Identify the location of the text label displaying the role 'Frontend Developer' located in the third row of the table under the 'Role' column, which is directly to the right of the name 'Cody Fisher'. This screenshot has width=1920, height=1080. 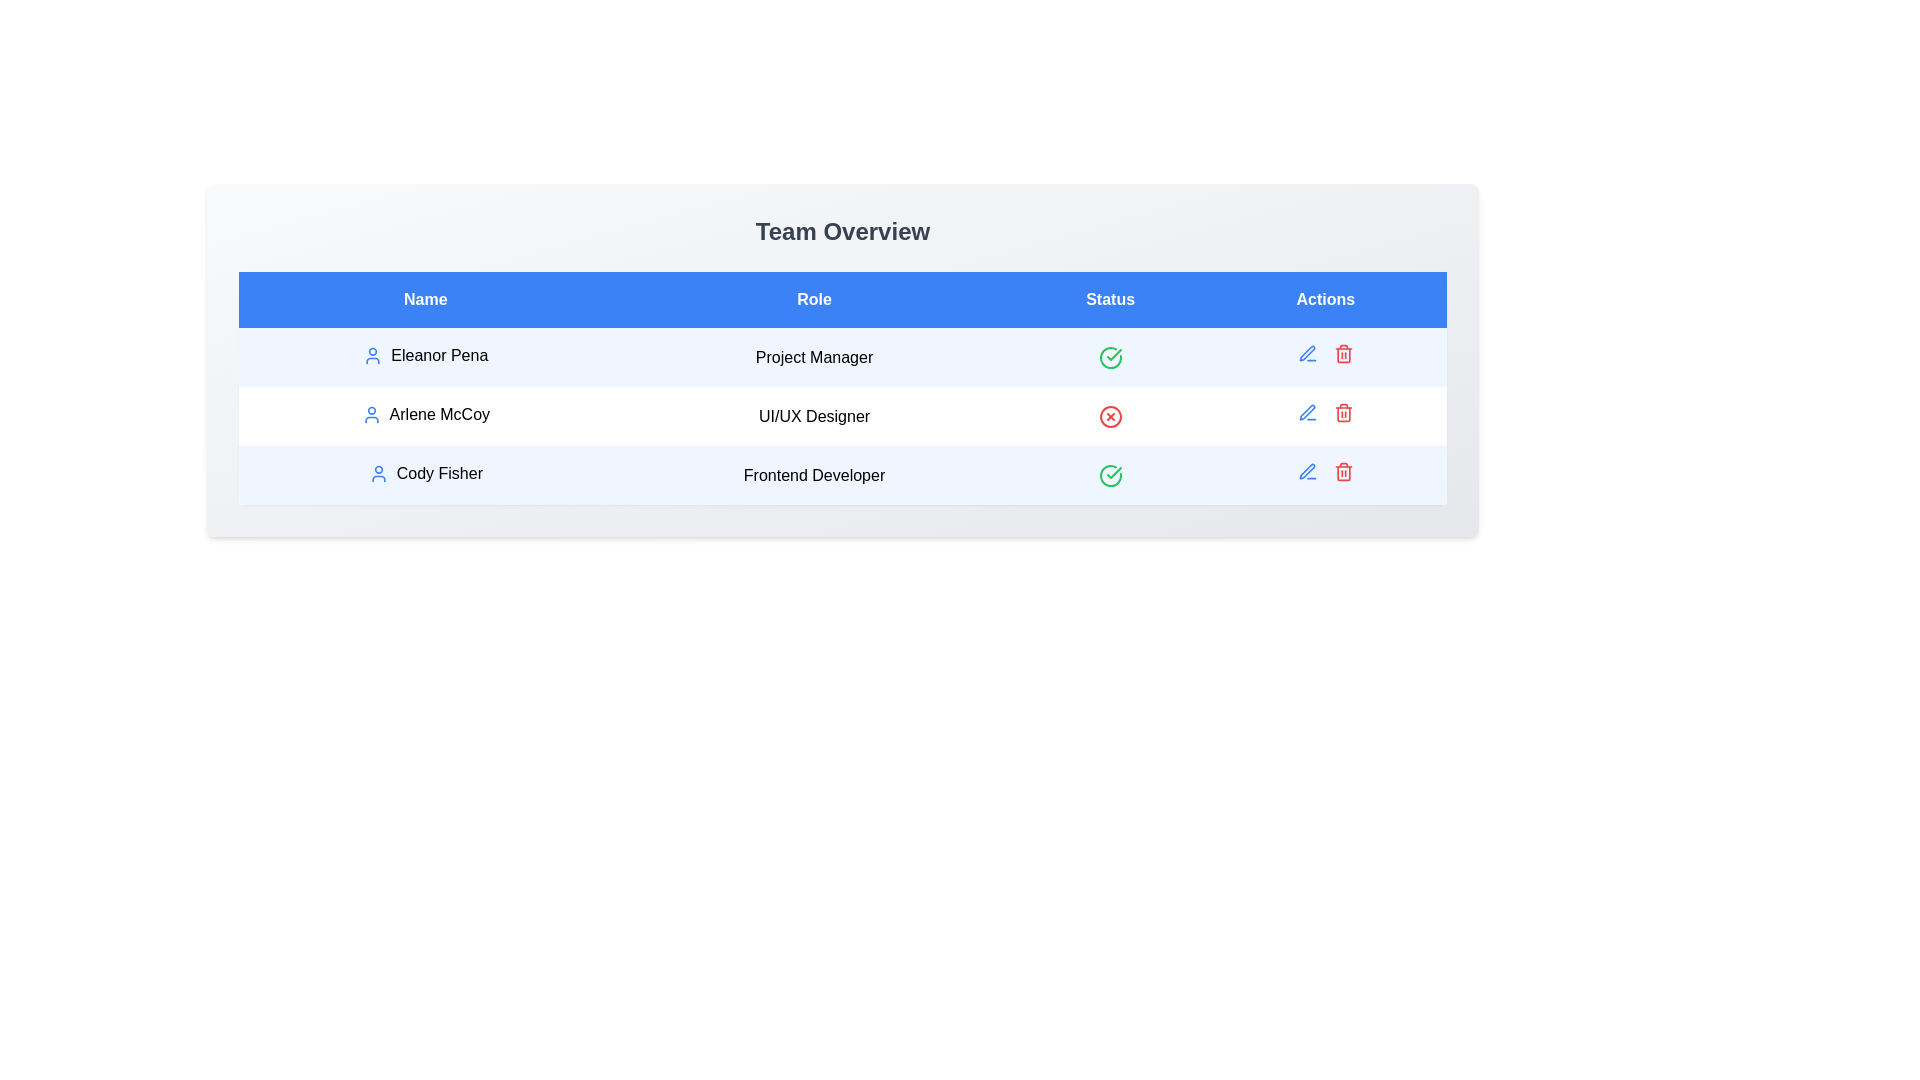
(814, 475).